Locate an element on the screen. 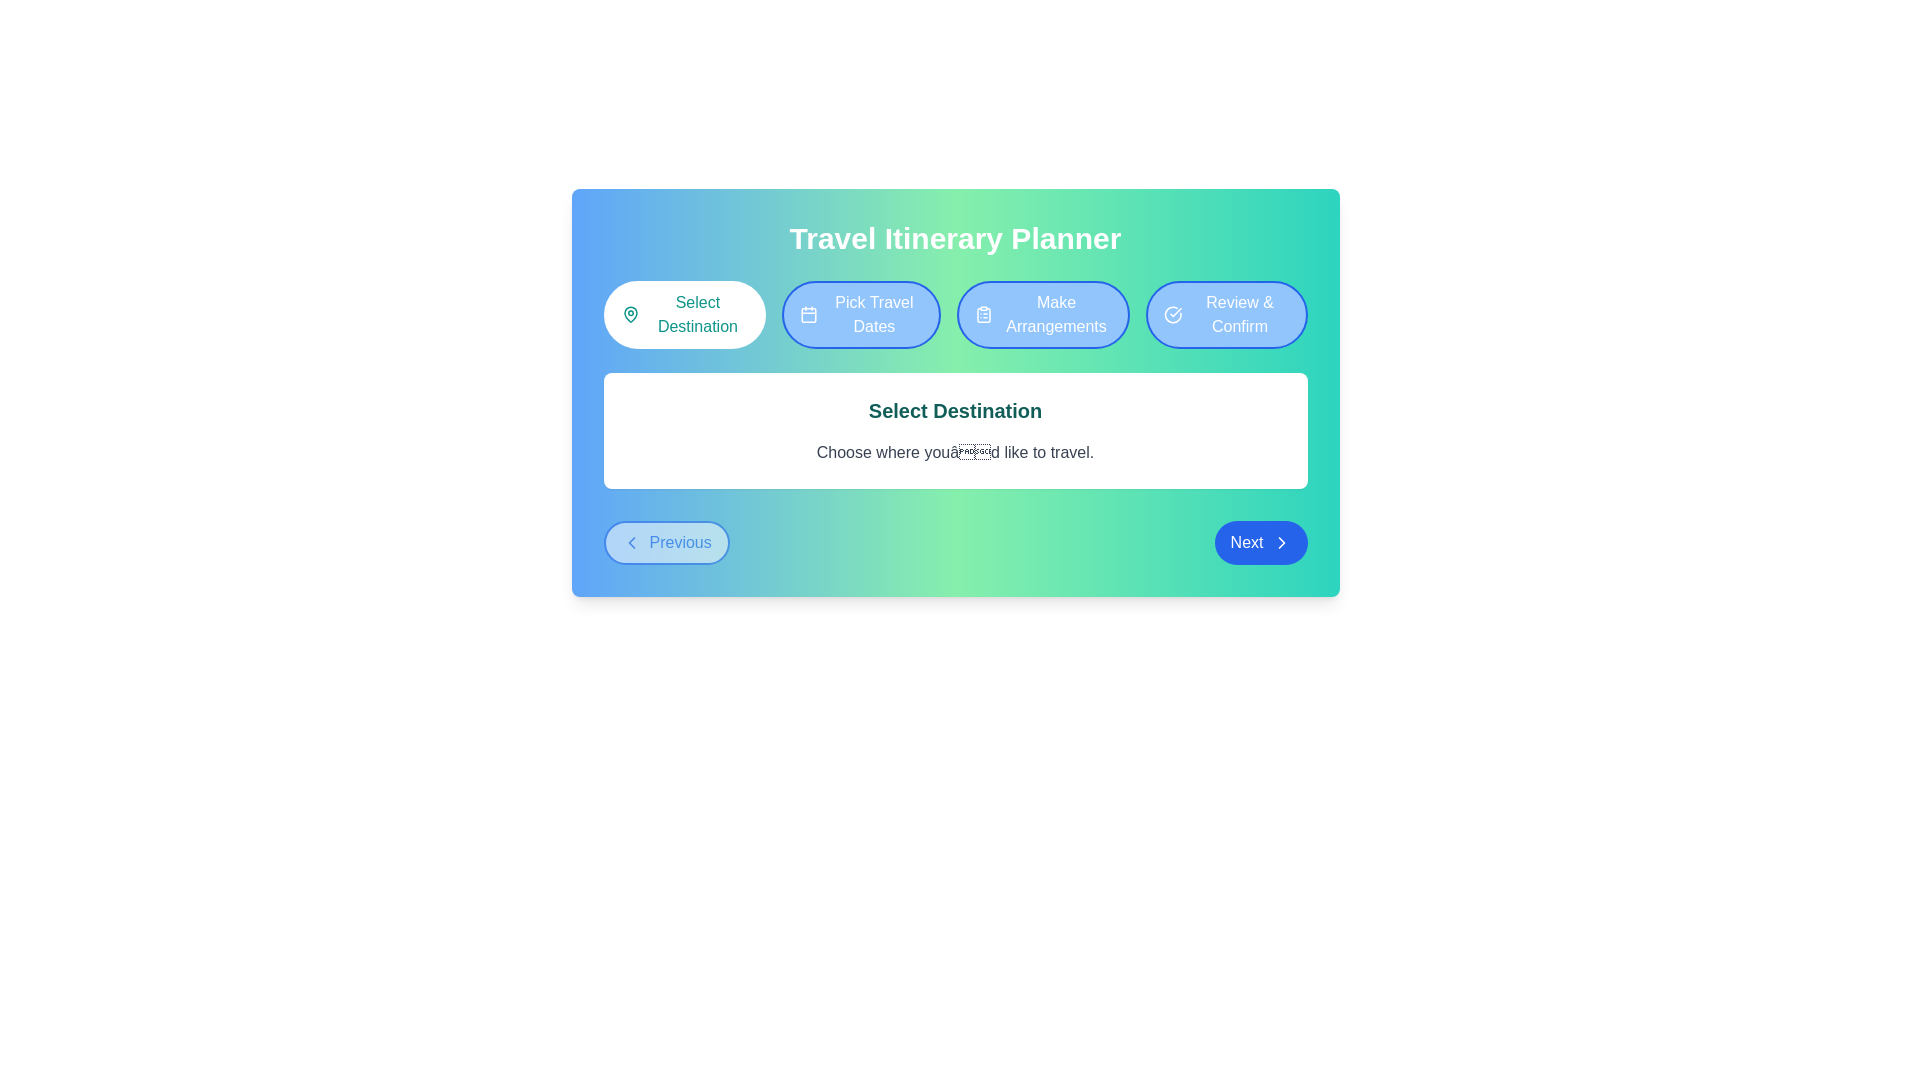 This screenshot has width=1920, height=1080. the visual component of the calendar icon adjacent to the 'Pick Travel Dates' label, which represents the date selection step is located at coordinates (809, 315).